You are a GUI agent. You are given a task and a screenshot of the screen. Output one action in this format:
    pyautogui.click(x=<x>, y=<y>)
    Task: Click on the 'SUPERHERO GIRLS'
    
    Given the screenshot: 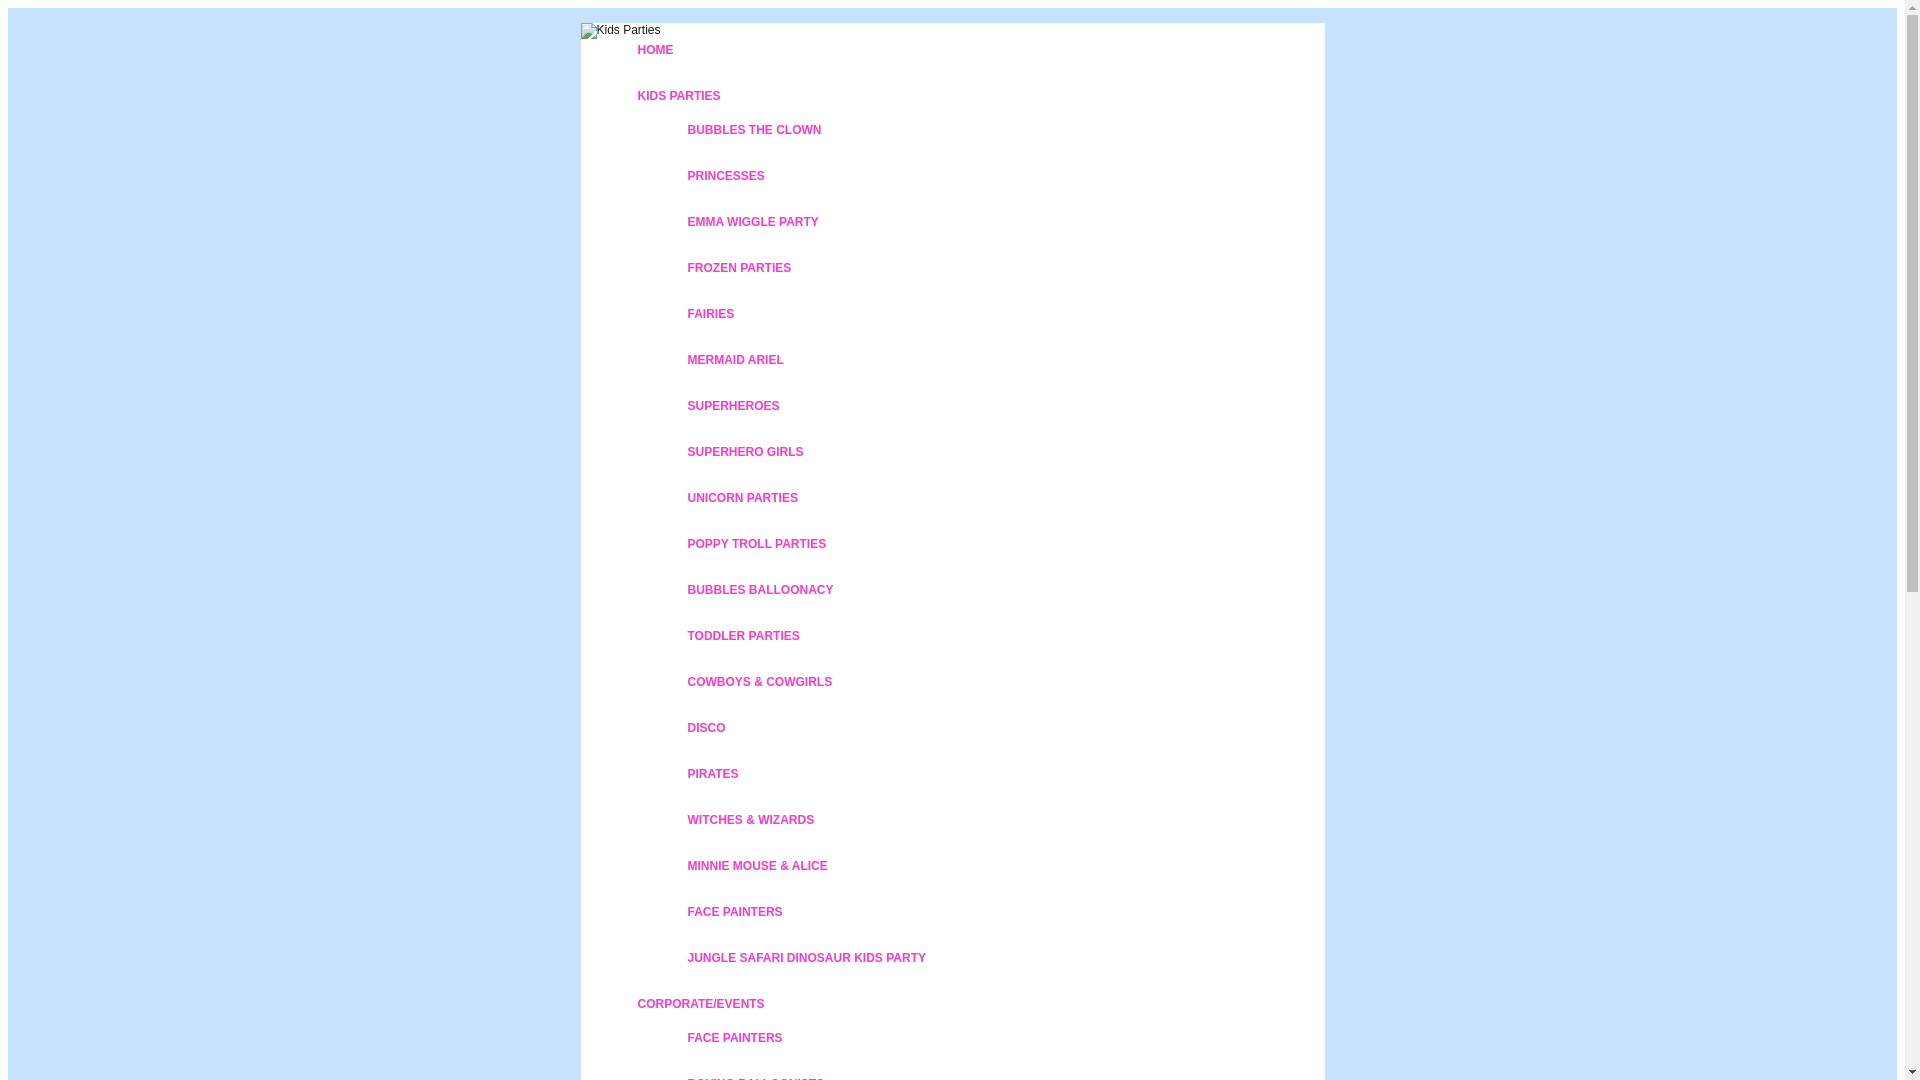 What is the action you would take?
    pyautogui.click(x=743, y=451)
    